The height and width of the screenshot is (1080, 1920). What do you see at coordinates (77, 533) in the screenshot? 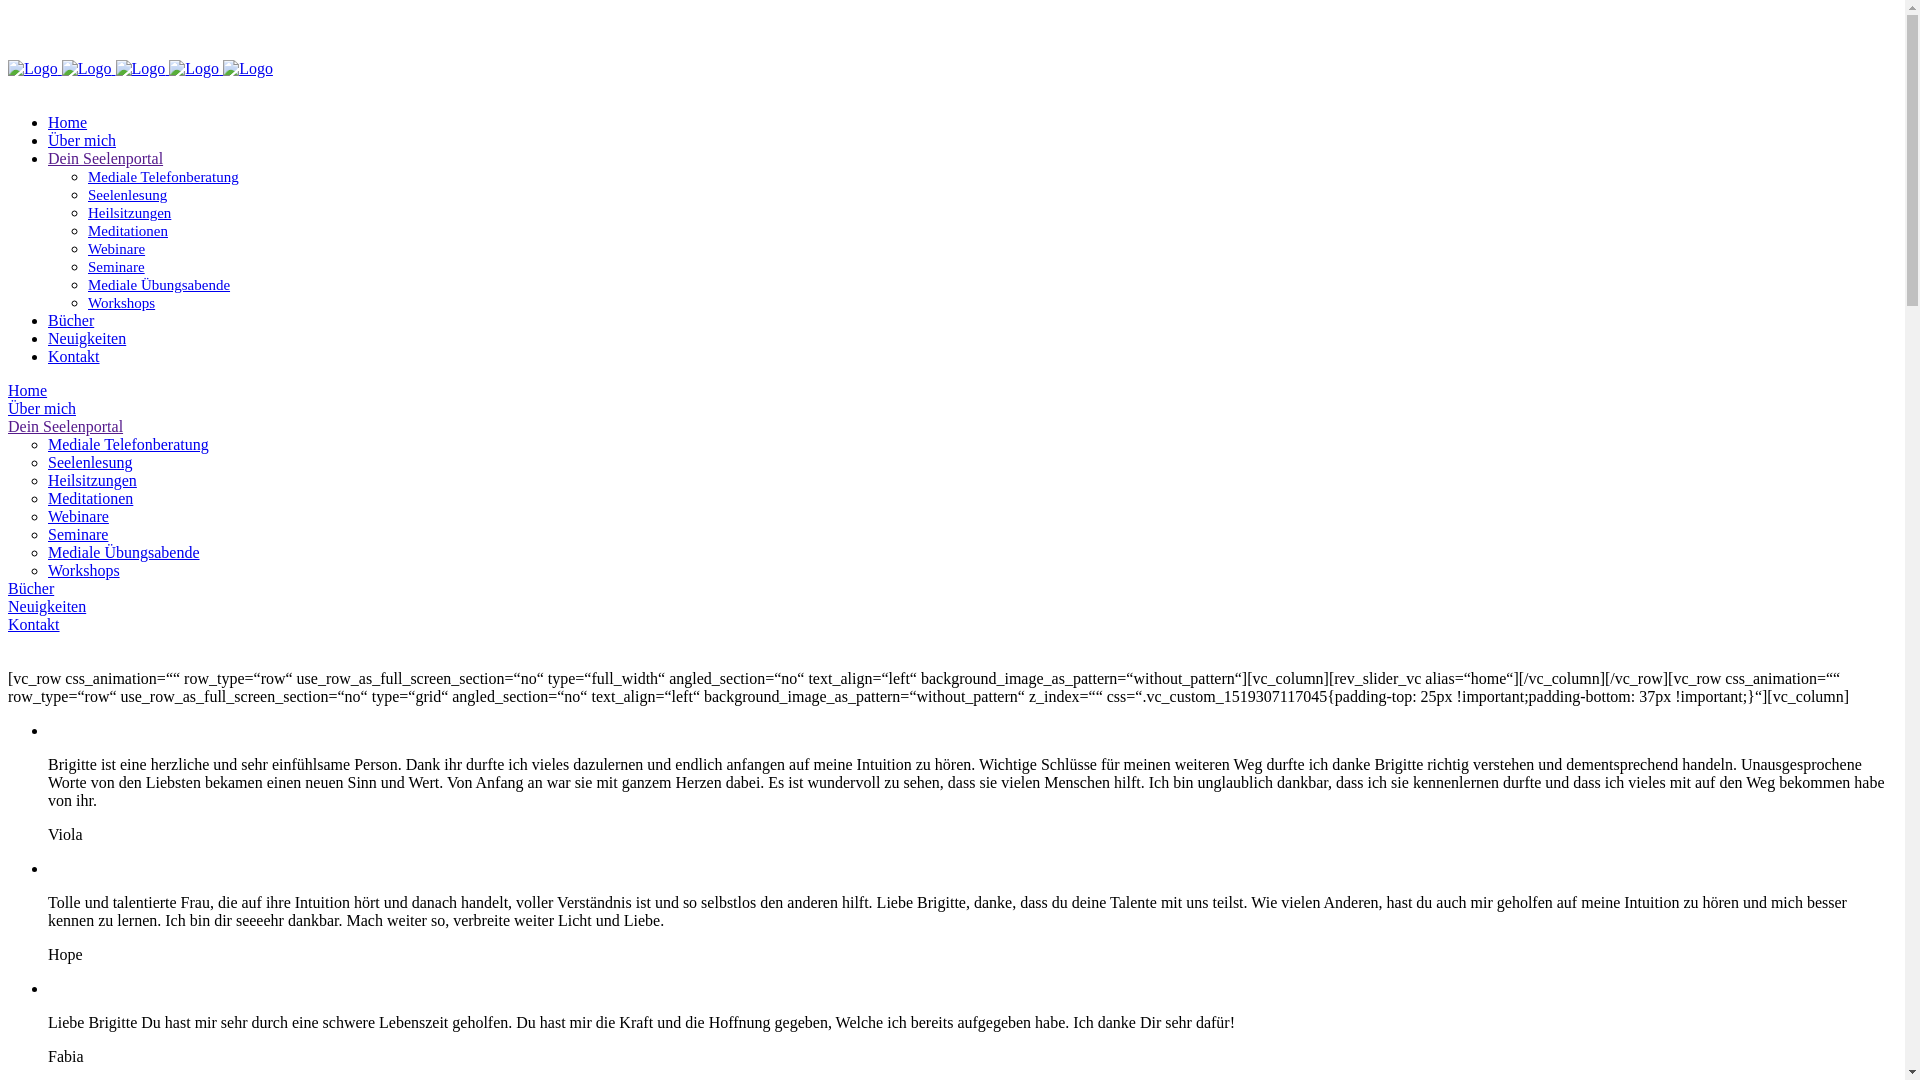
I see `'Seminare'` at bounding box center [77, 533].